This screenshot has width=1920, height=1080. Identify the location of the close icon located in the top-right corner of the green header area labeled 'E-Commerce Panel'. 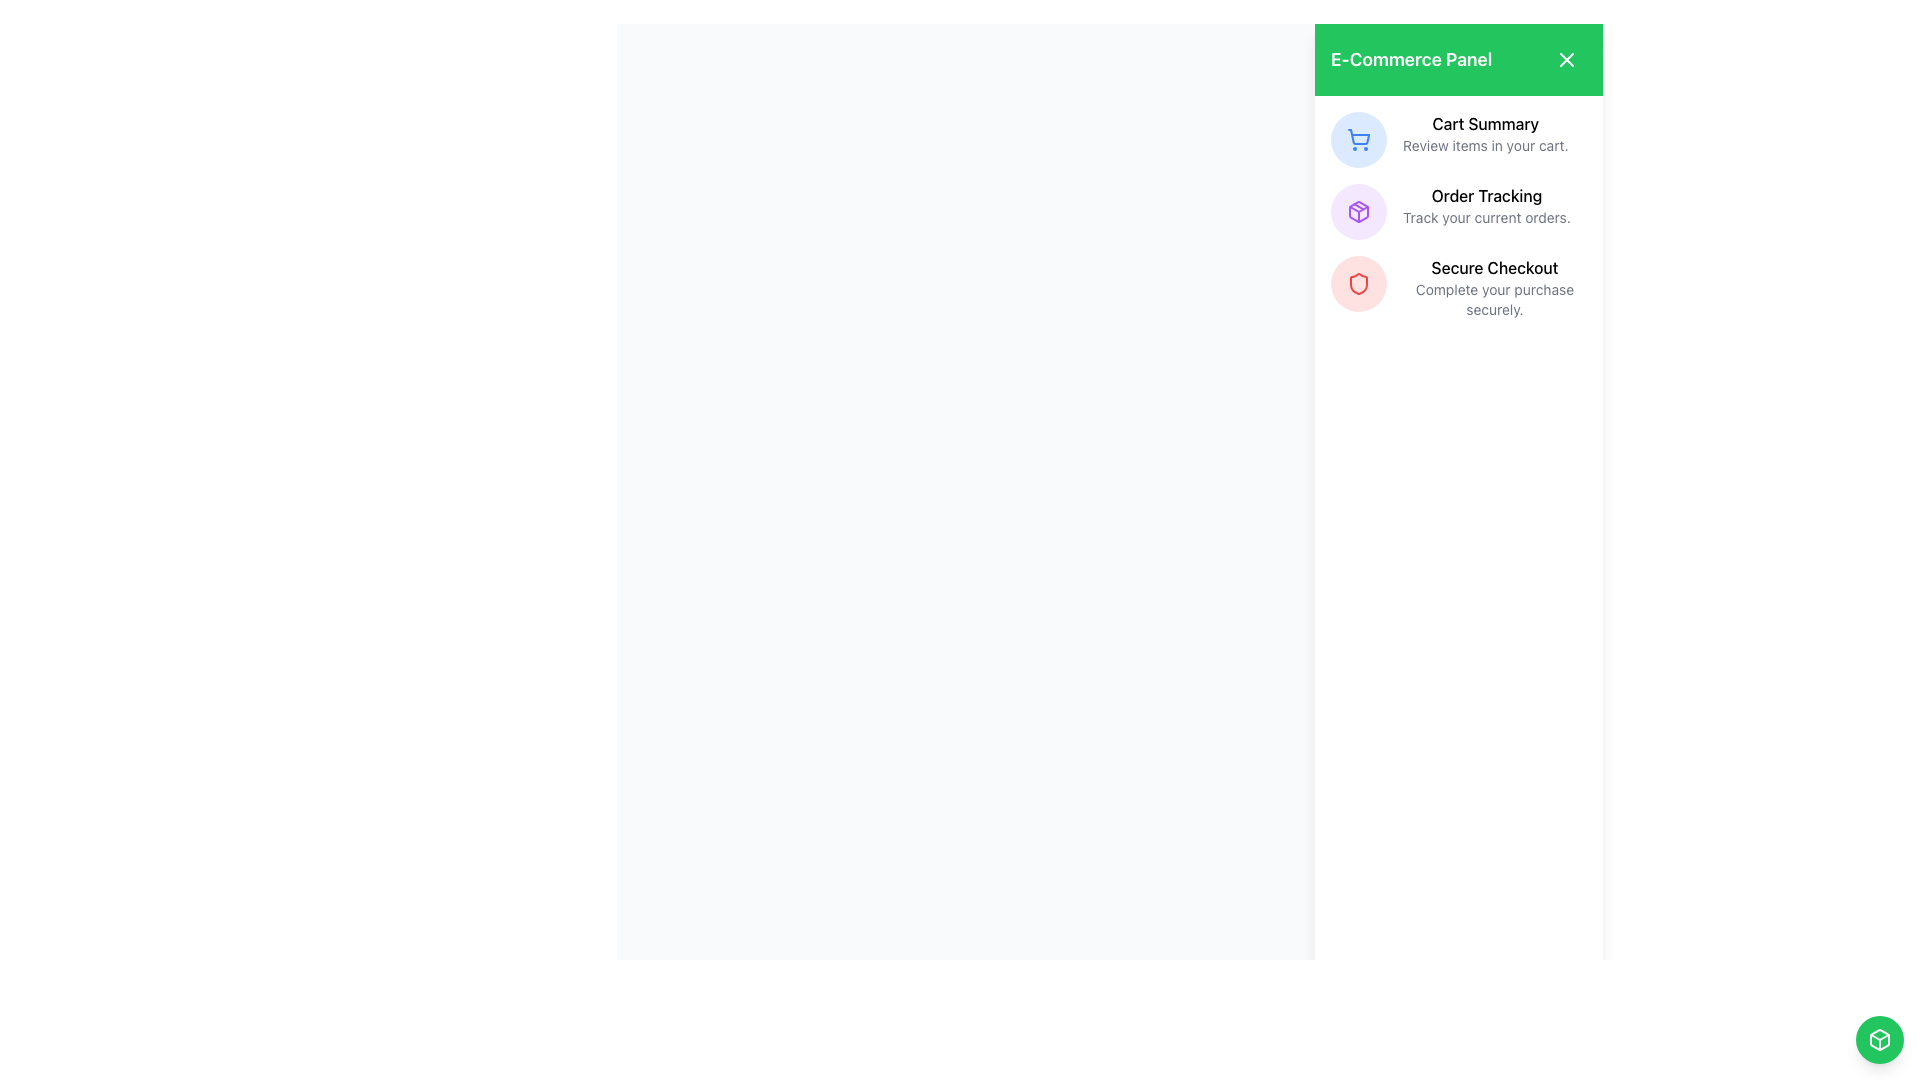
(1565, 59).